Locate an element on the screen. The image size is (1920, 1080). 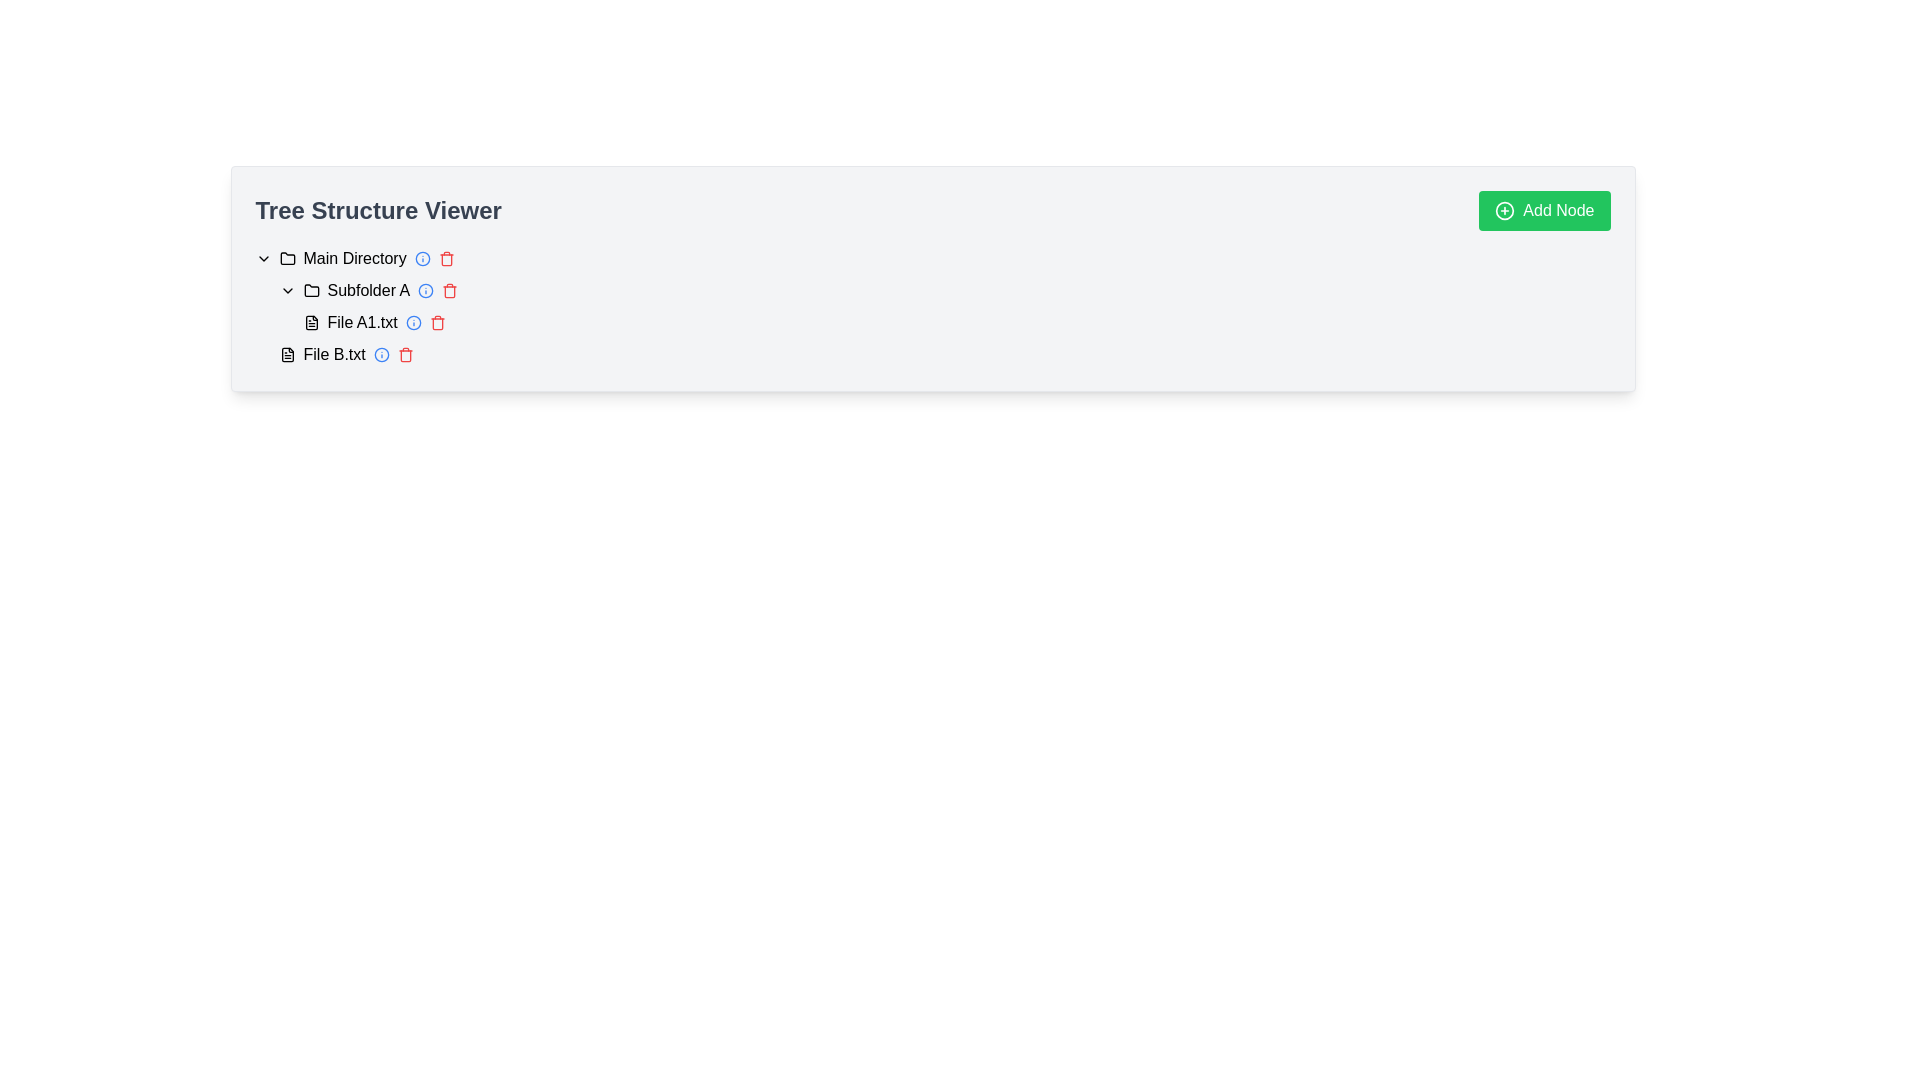
the file icon representing 'File B.txt' located to the left of the label within the tree structure viewer component is located at coordinates (286, 353).